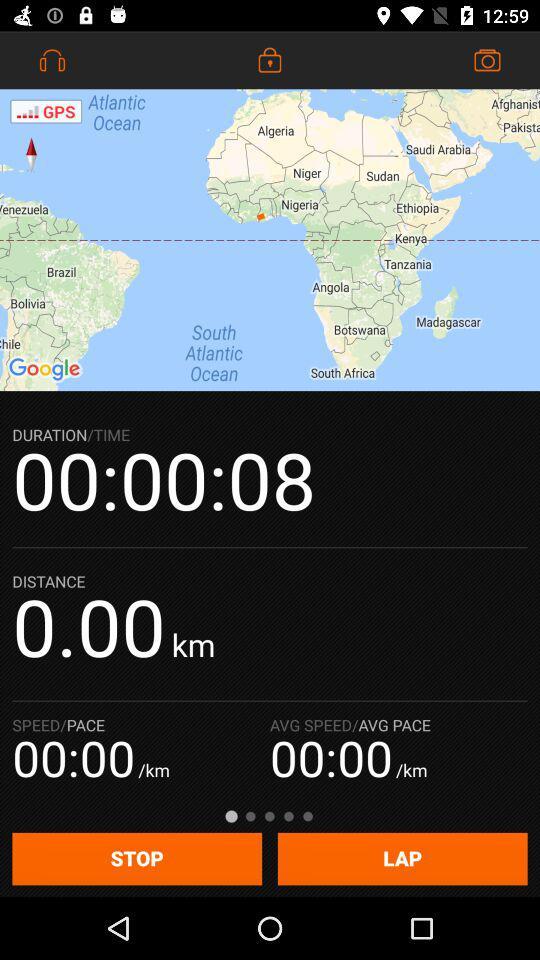 The height and width of the screenshot is (960, 540). I want to click on the lap, so click(402, 858).